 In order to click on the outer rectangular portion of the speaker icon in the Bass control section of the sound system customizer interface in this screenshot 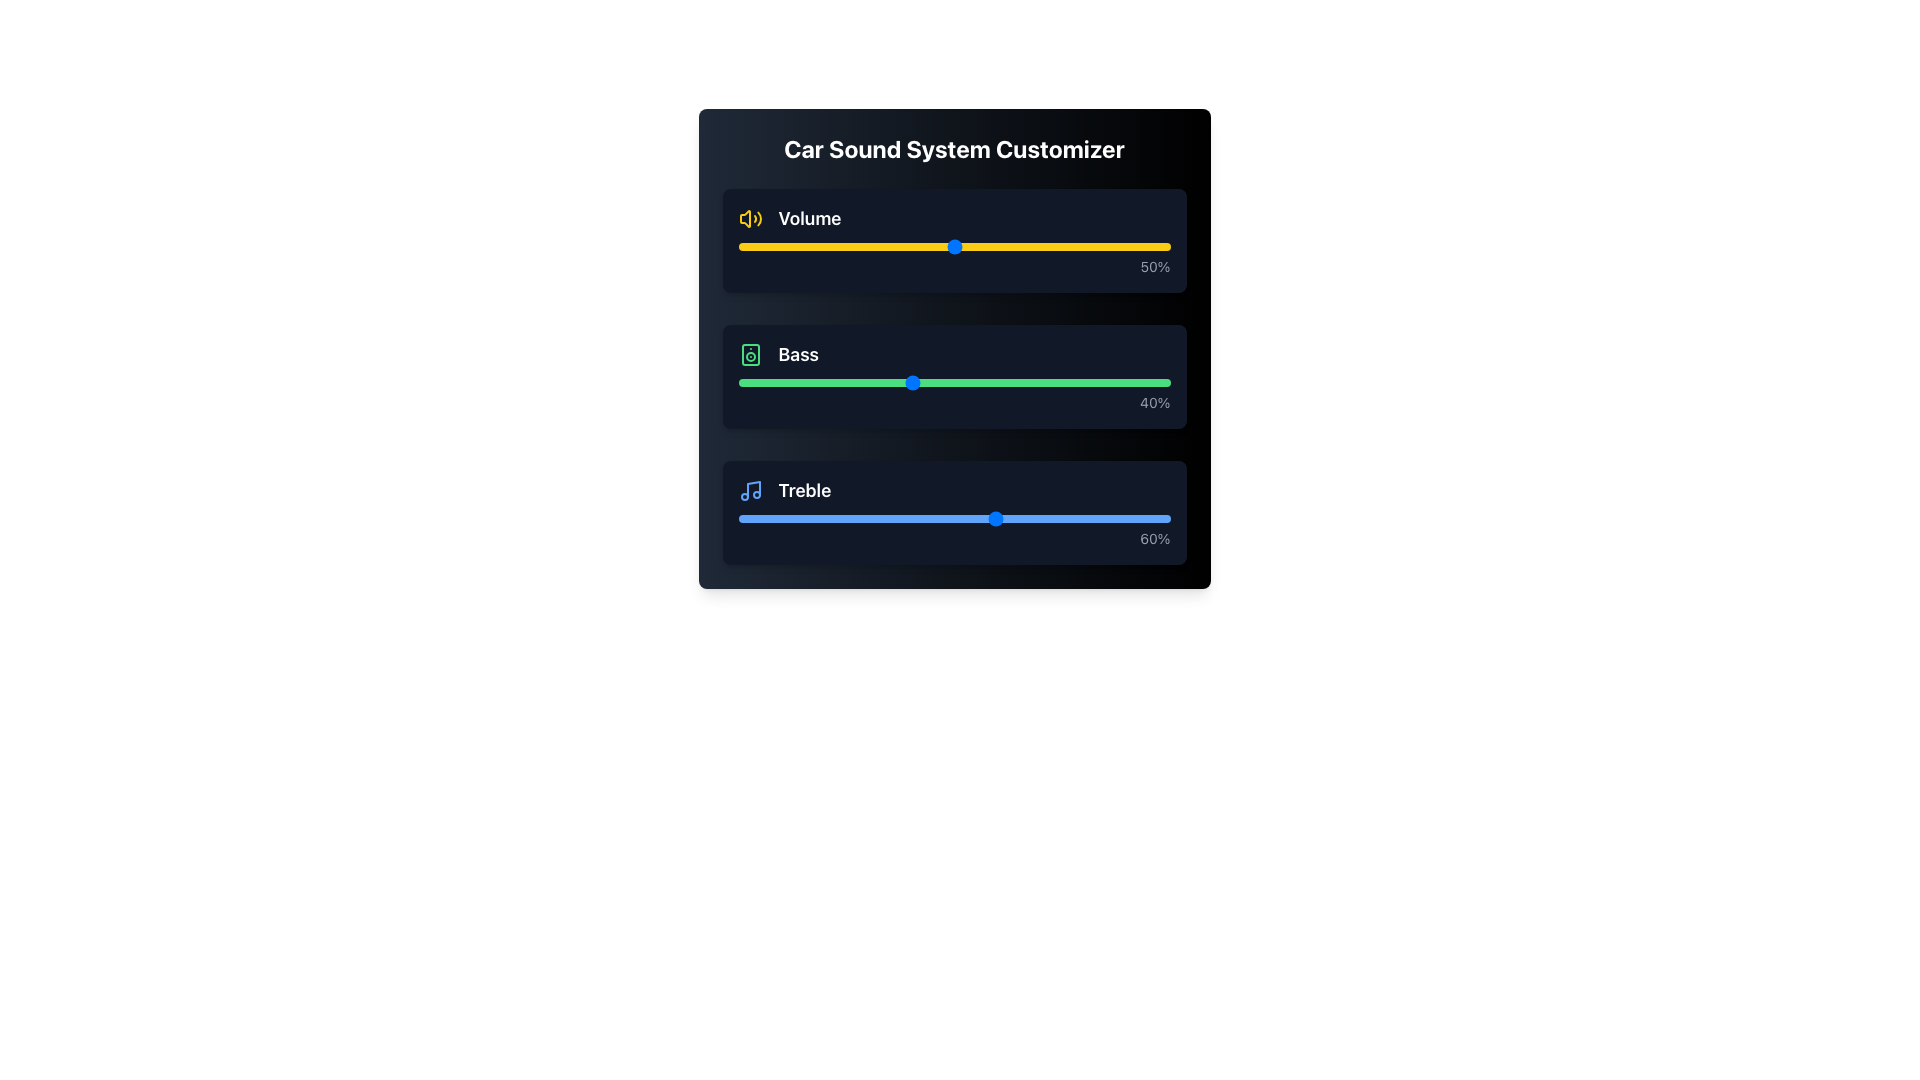, I will do `click(749, 353)`.